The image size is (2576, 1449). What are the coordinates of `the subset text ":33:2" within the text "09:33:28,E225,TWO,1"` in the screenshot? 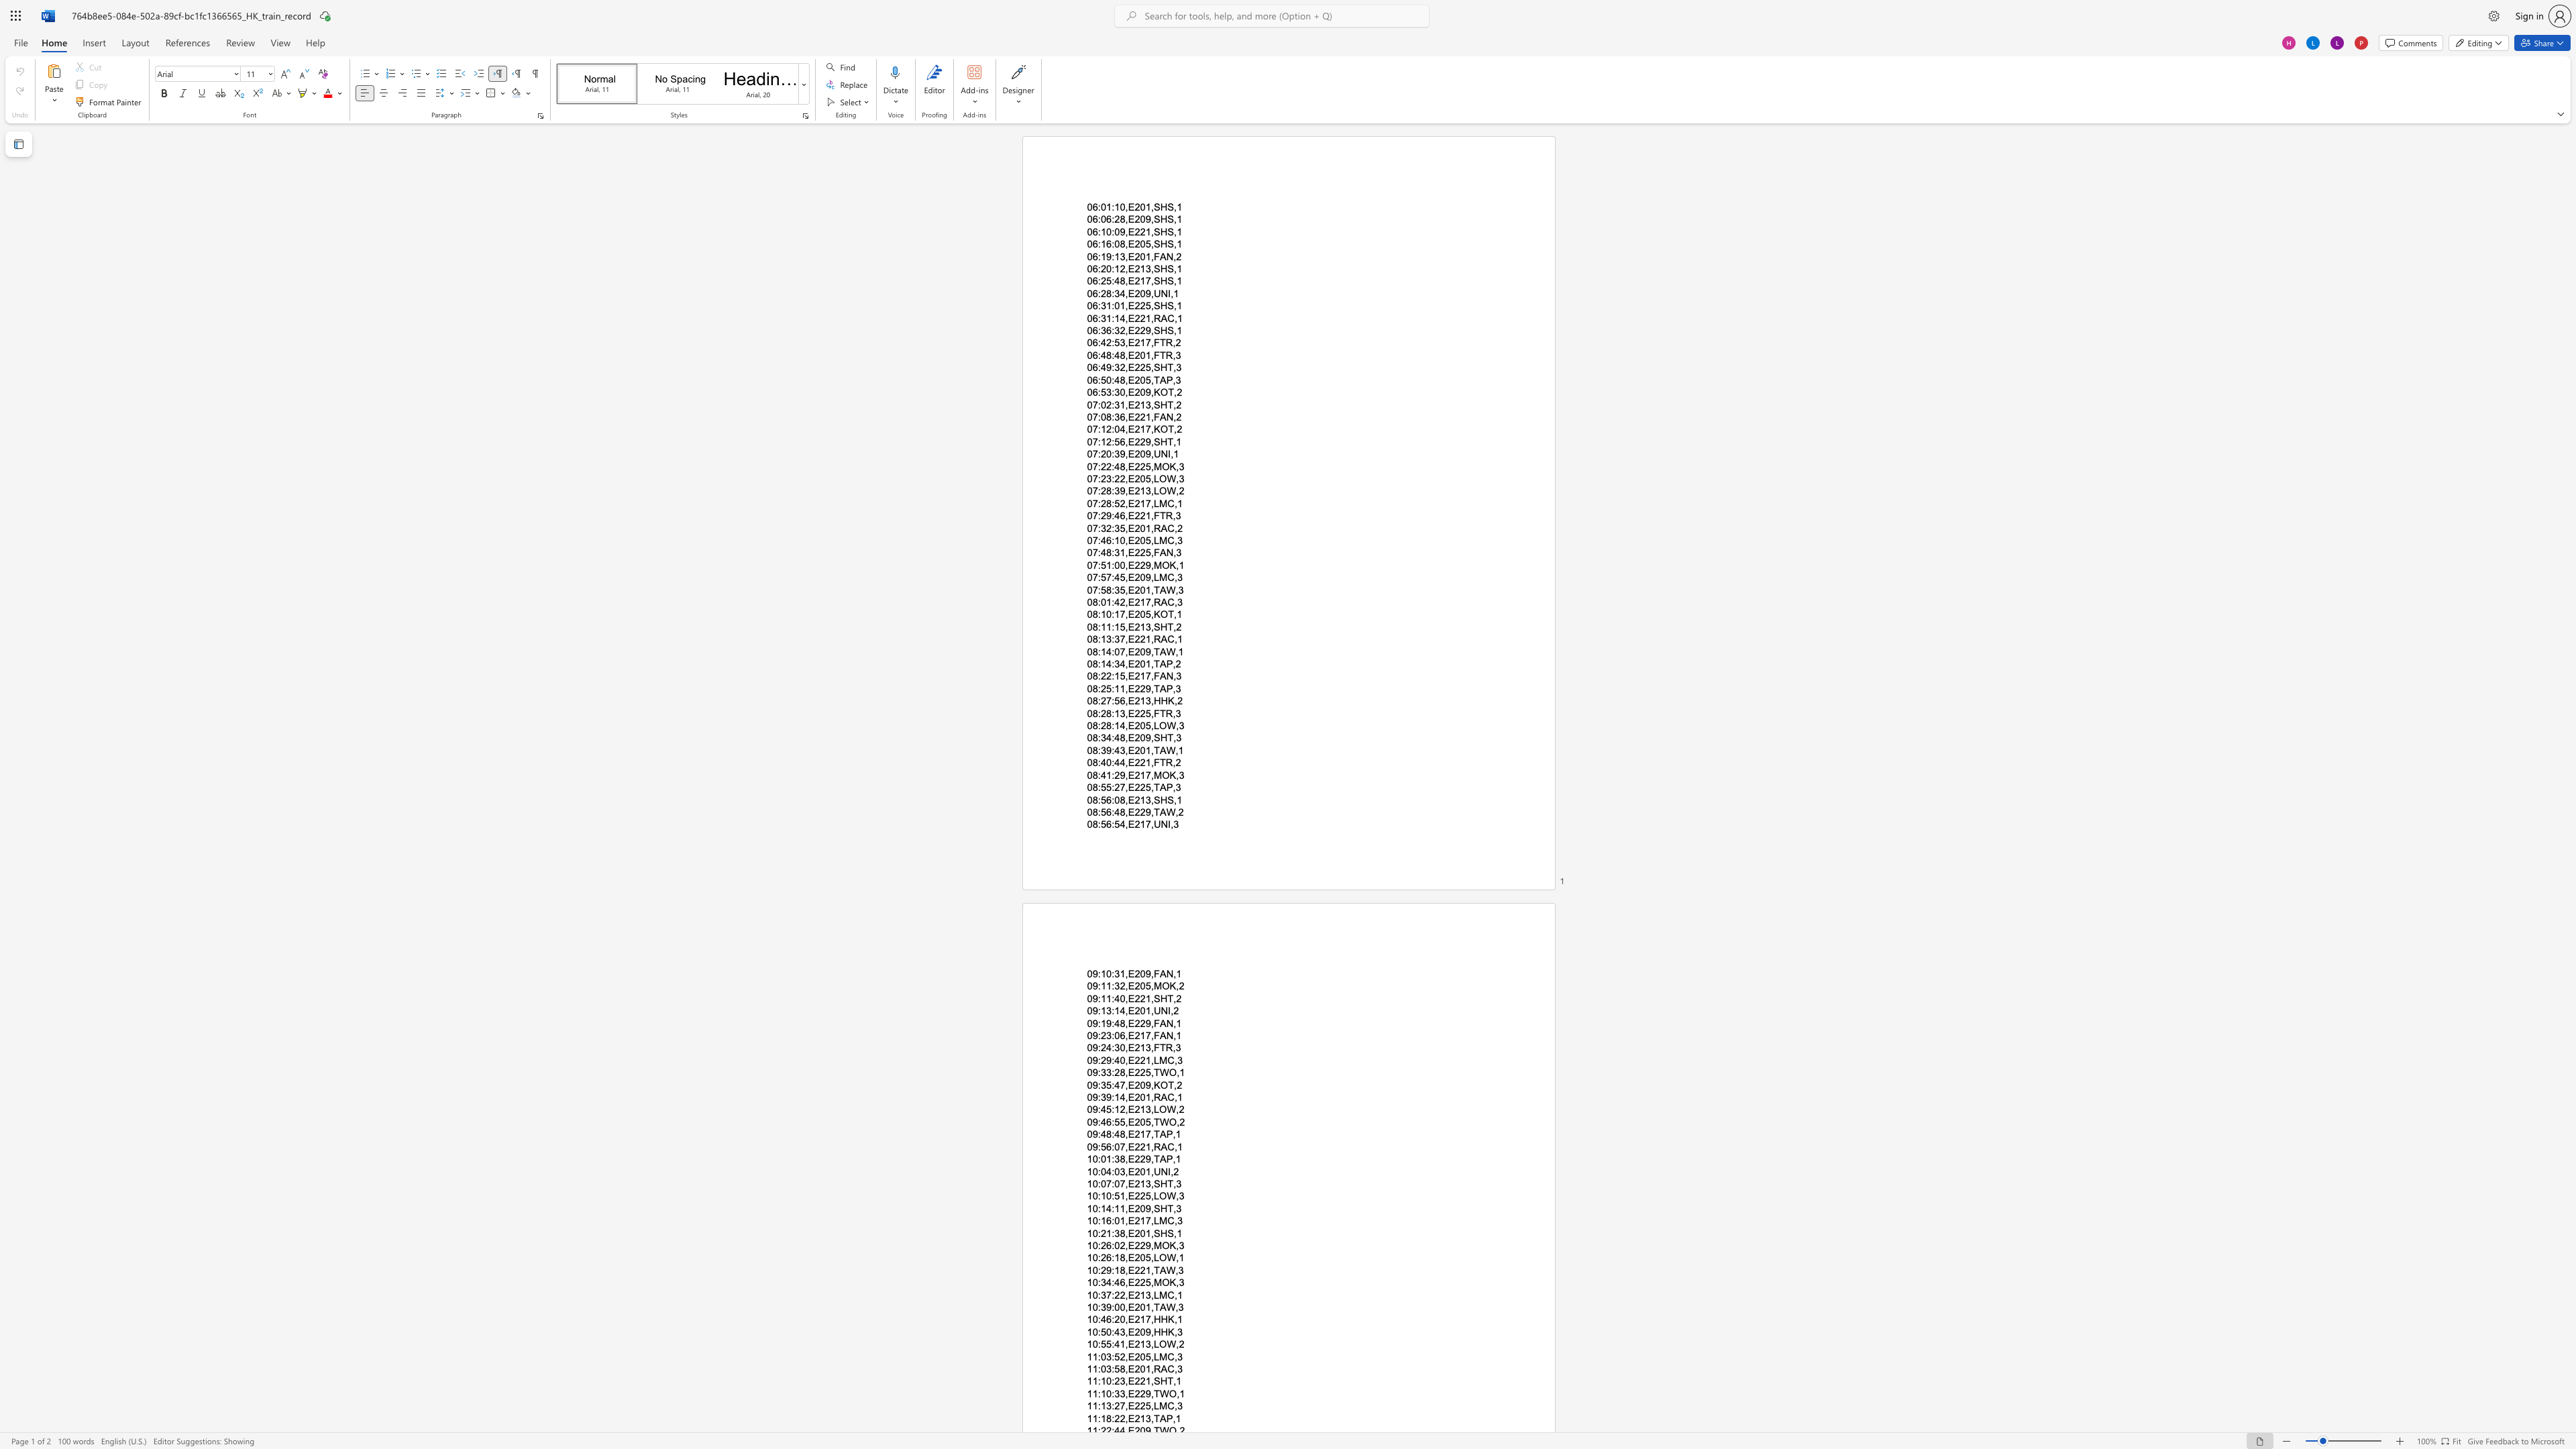 It's located at (1097, 1072).